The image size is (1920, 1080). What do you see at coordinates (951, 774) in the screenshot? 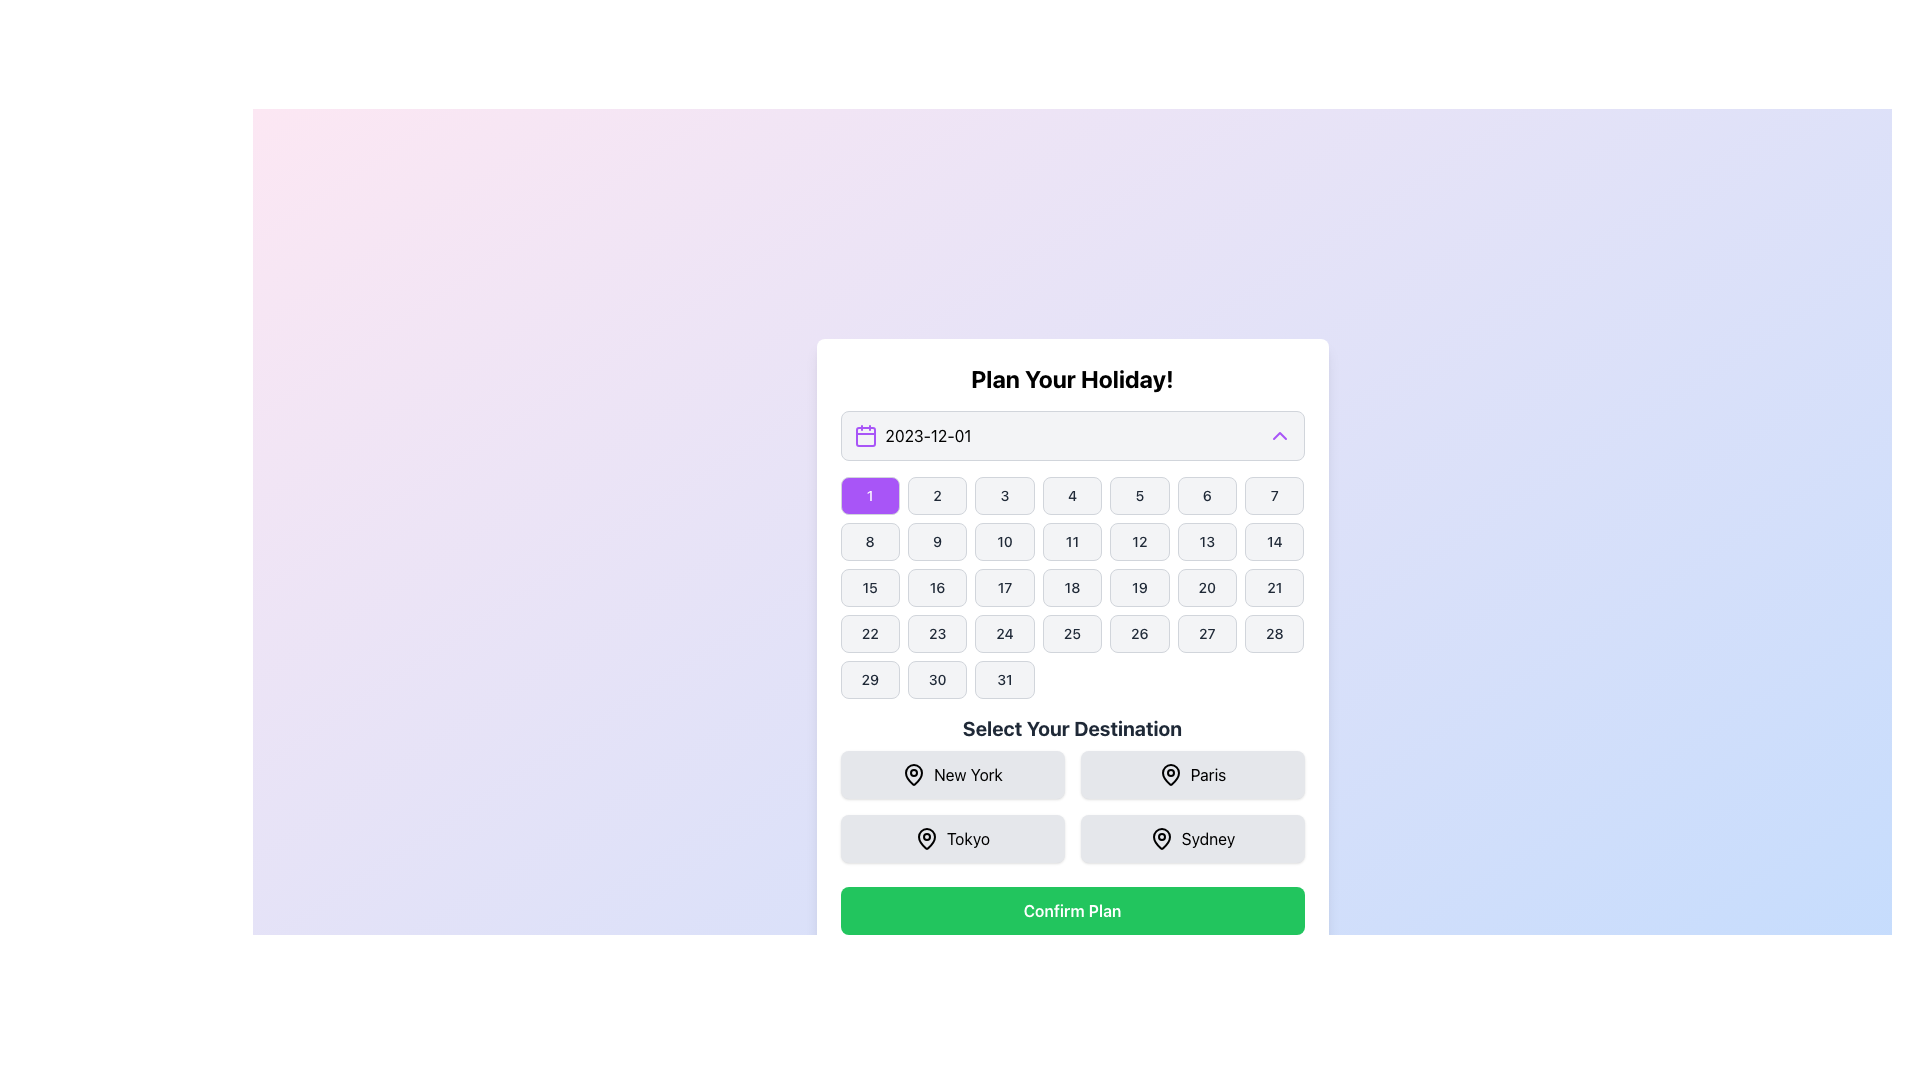
I see `the top-left button in the destination selection grid` at bounding box center [951, 774].